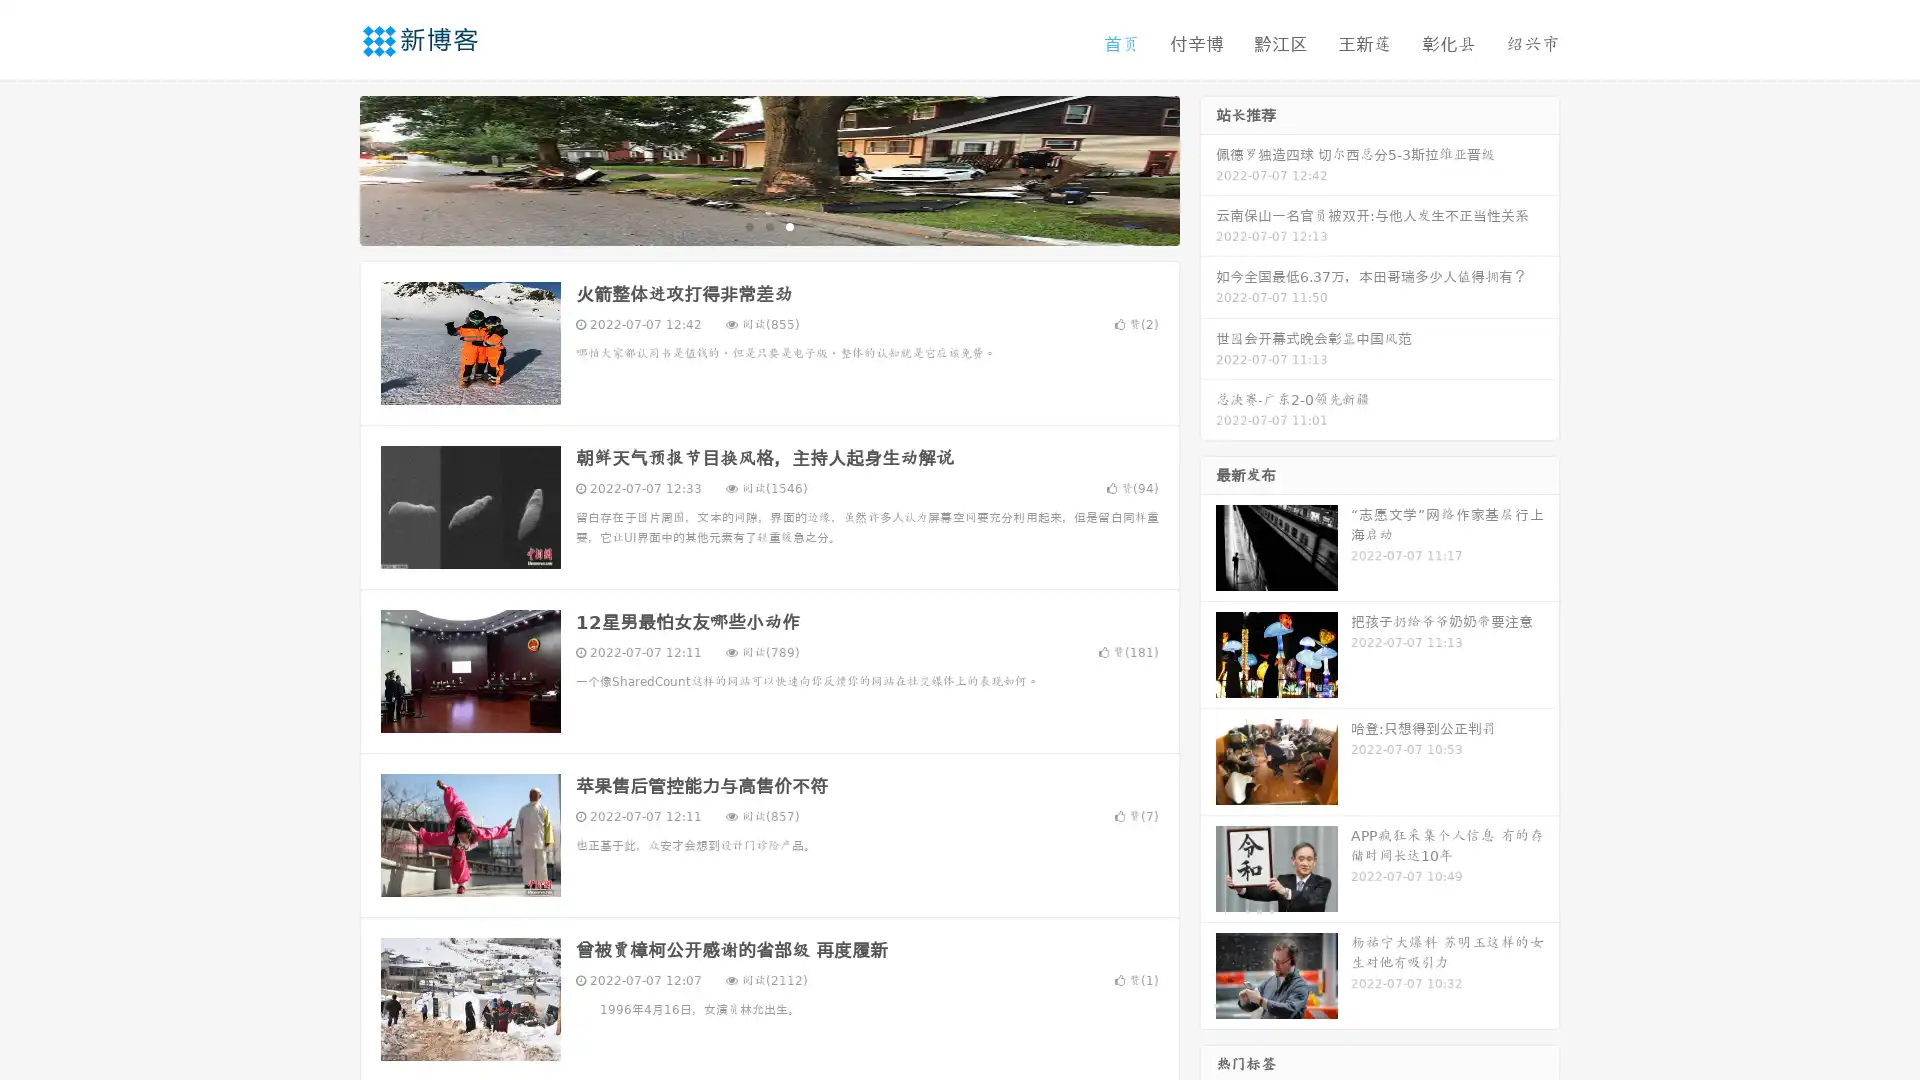  What do you see at coordinates (1208, 168) in the screenshot?
I see `Next slide` at bounding box center [1208, 168].